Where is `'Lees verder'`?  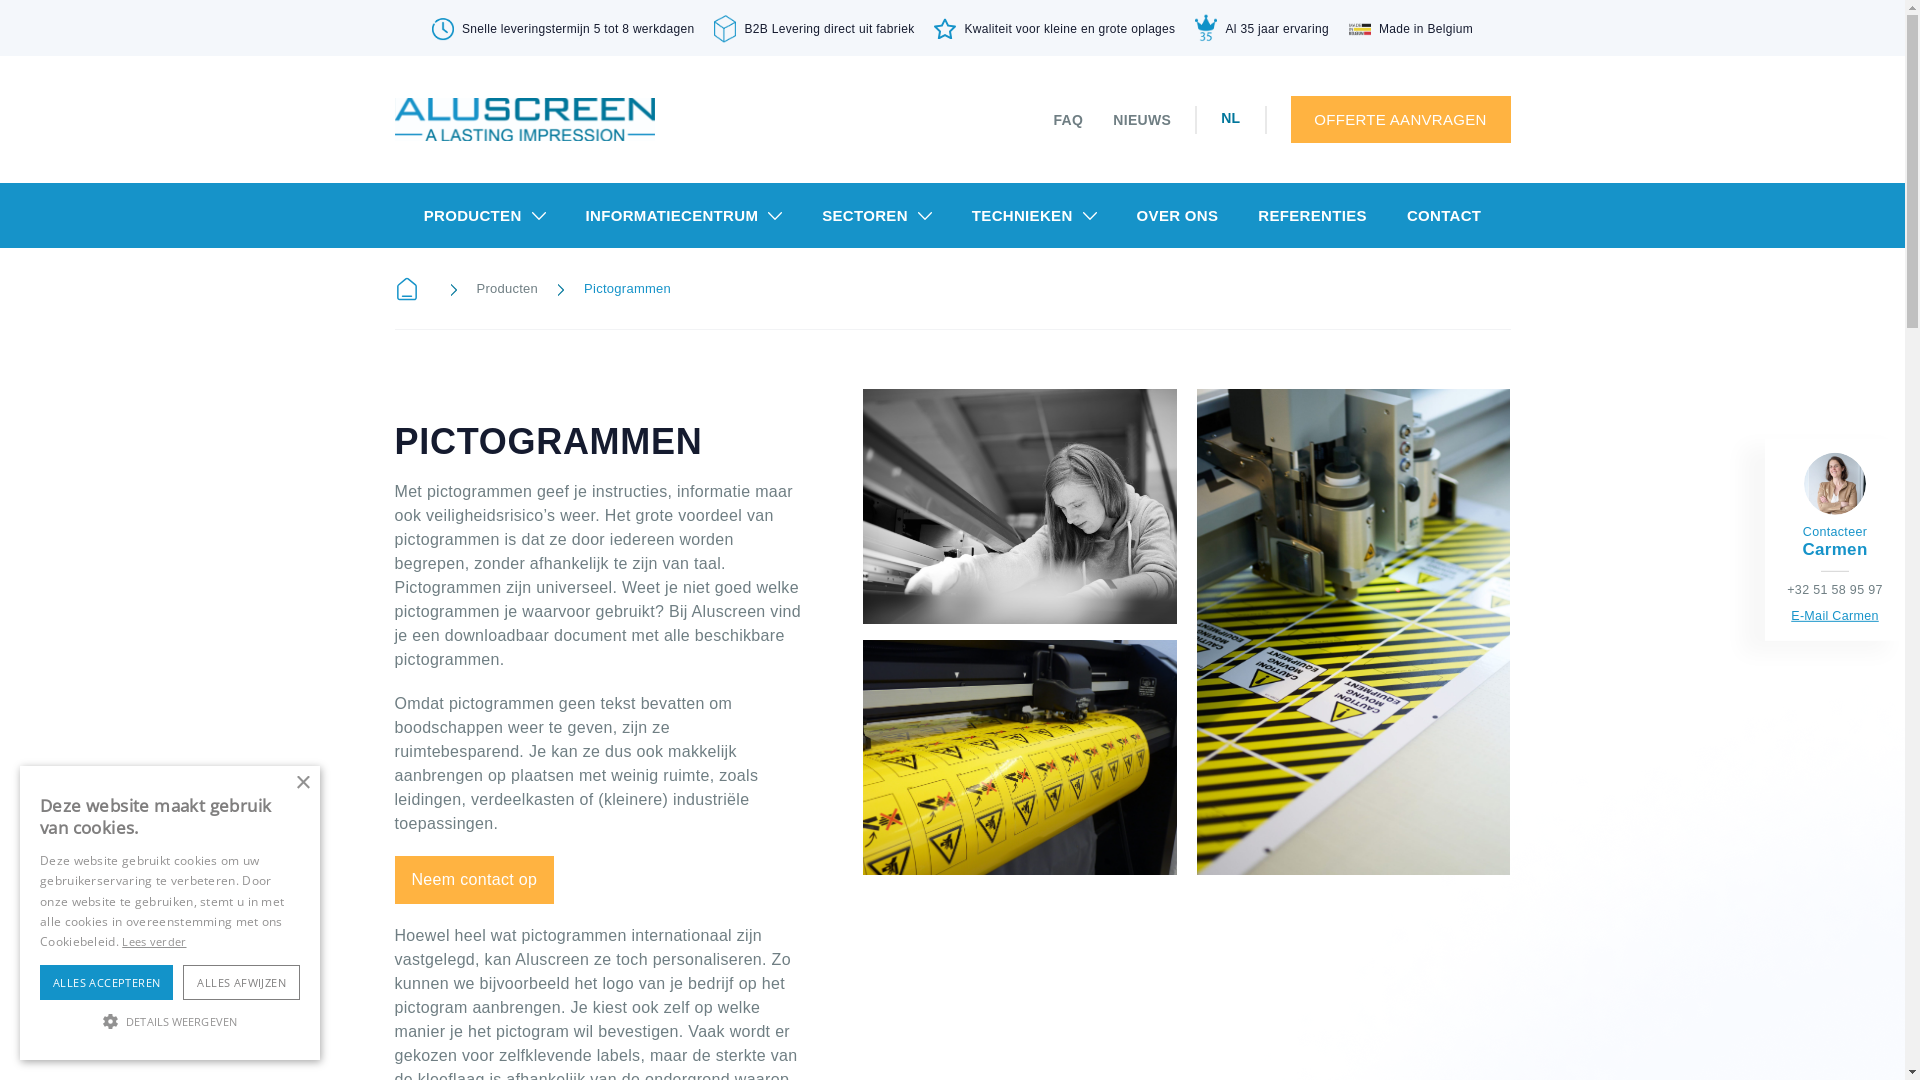
'Lees verder' is located at coordinates (152, 941).